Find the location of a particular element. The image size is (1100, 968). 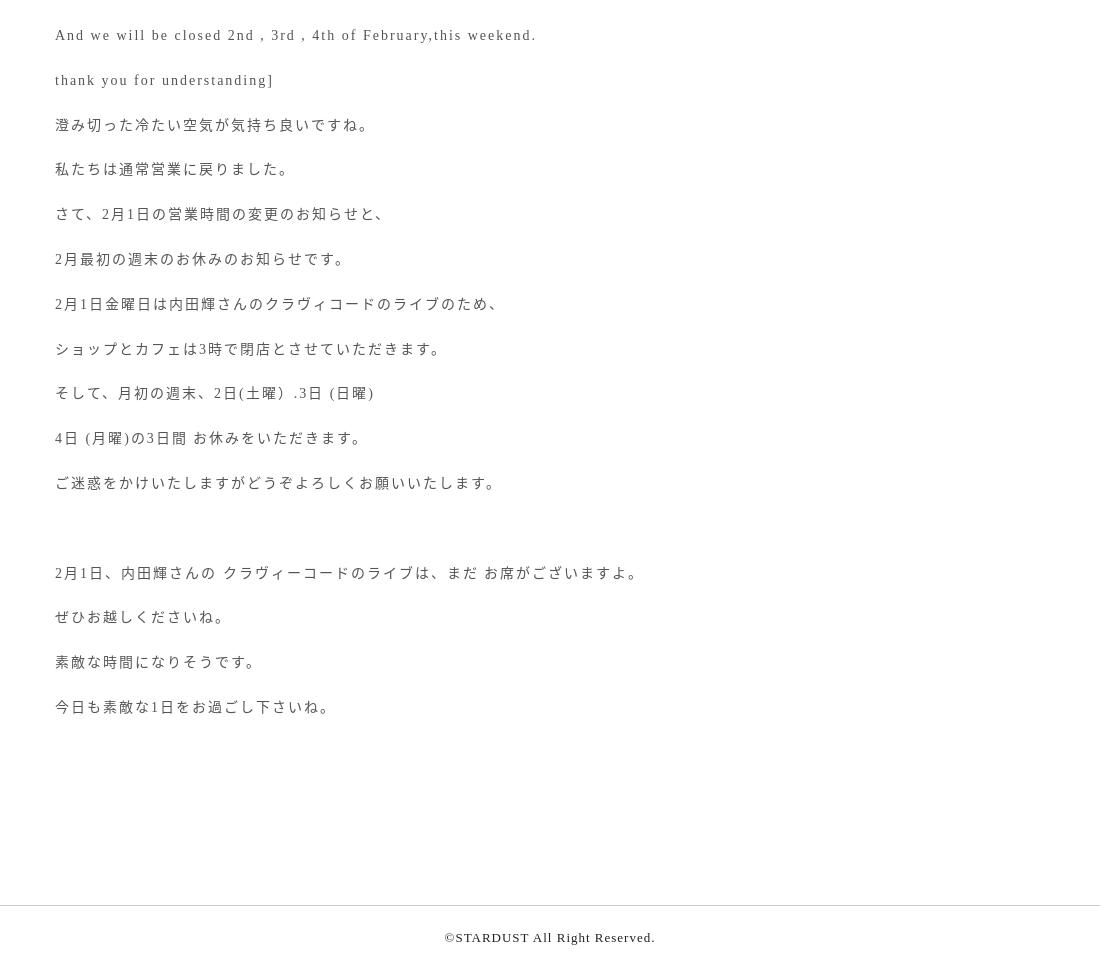

'4日 (月曜)の3日間 お休みをいただきます。' is located at coordinates (211, 438).